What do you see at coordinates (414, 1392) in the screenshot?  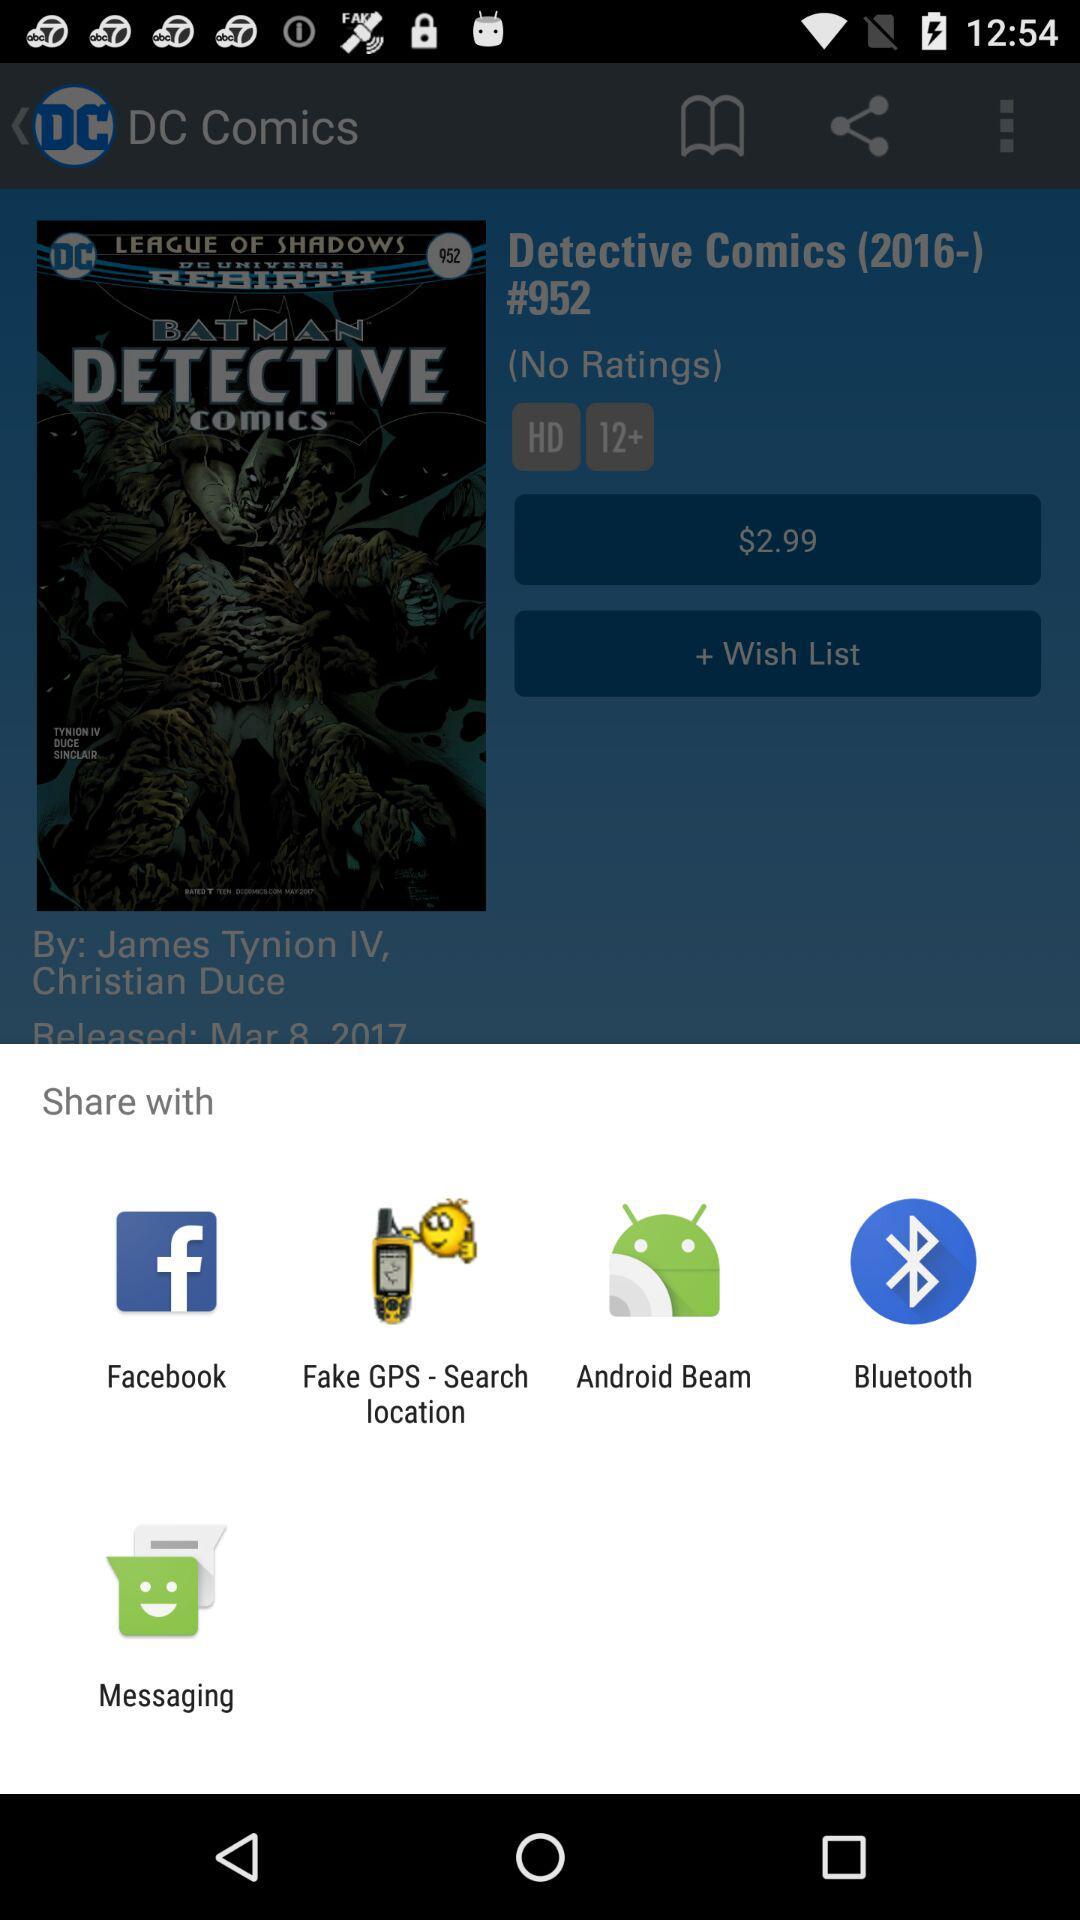 I see `icon to the right of facebook item` at bounding box center [414, 1392].